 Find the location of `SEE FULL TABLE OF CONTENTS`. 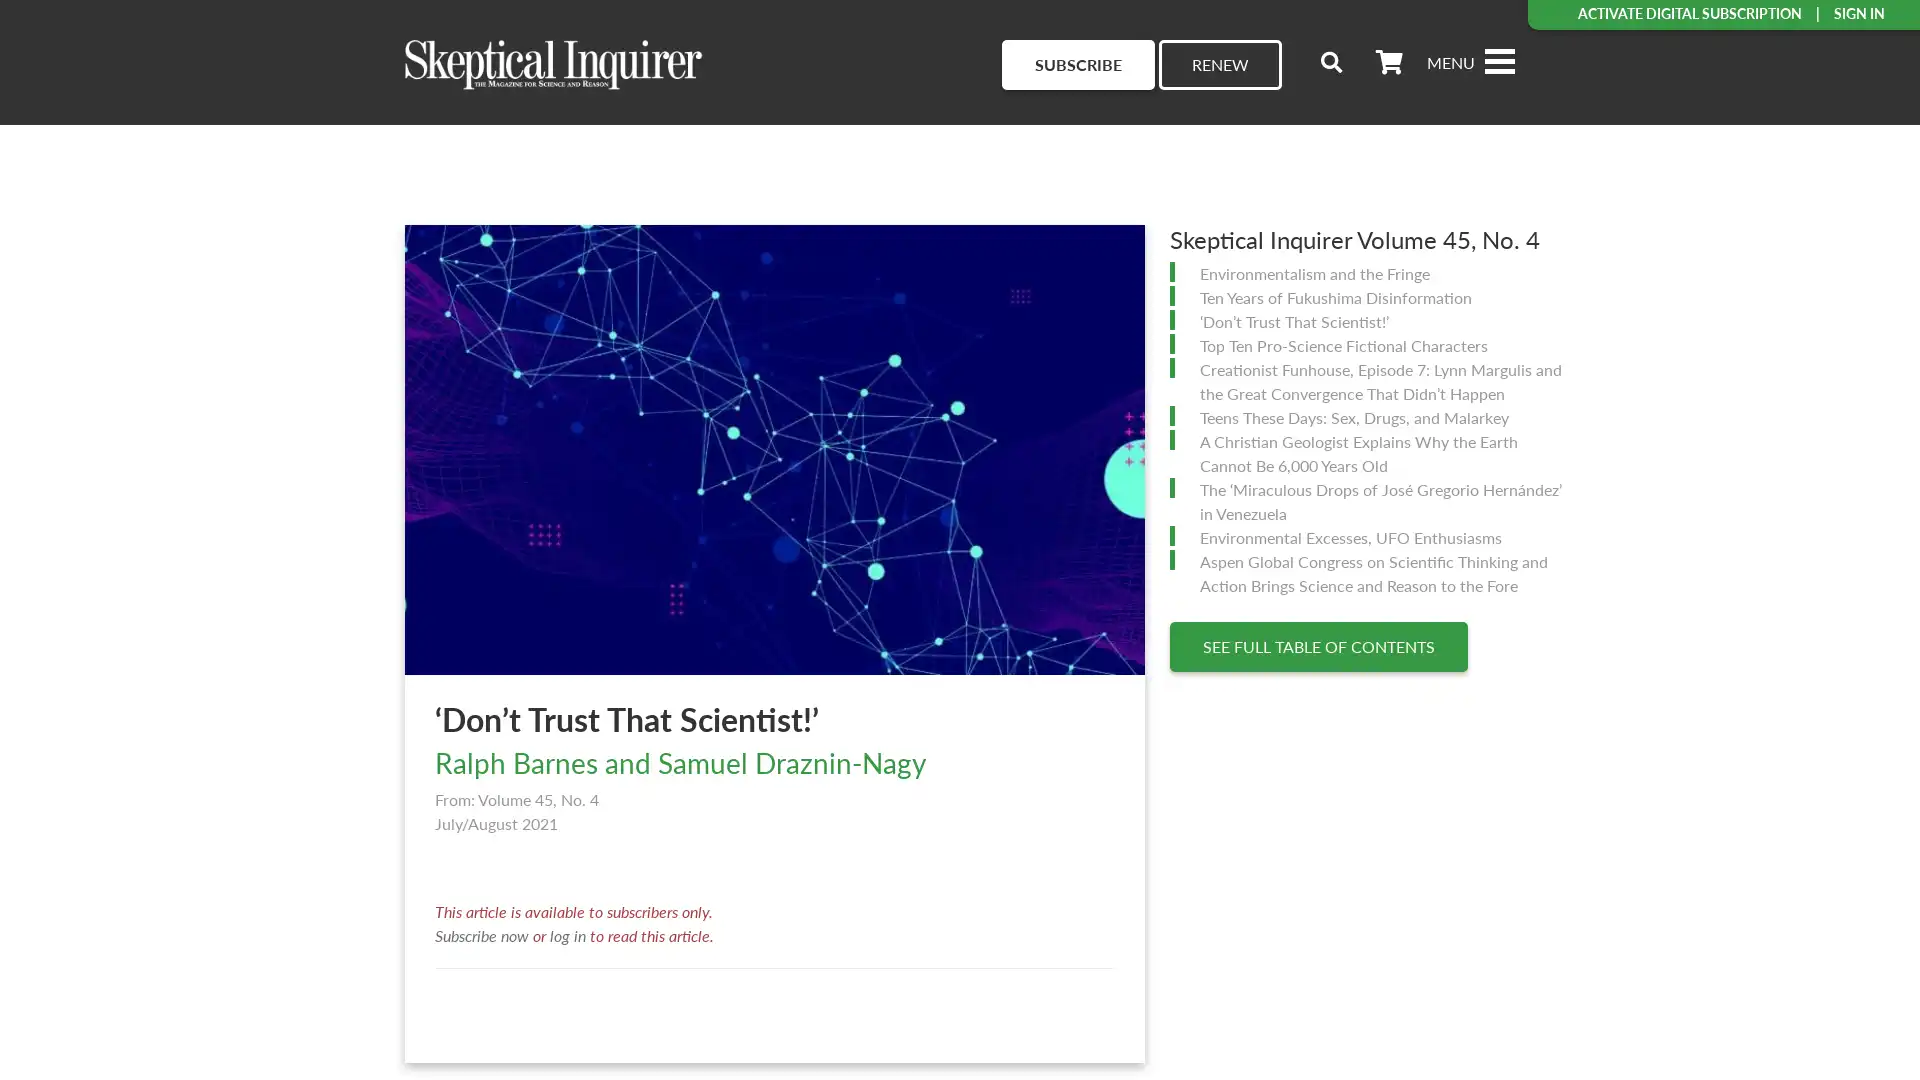

SEE FULL TABLE OF CONTENTS is located at coordinates (1319, 645).